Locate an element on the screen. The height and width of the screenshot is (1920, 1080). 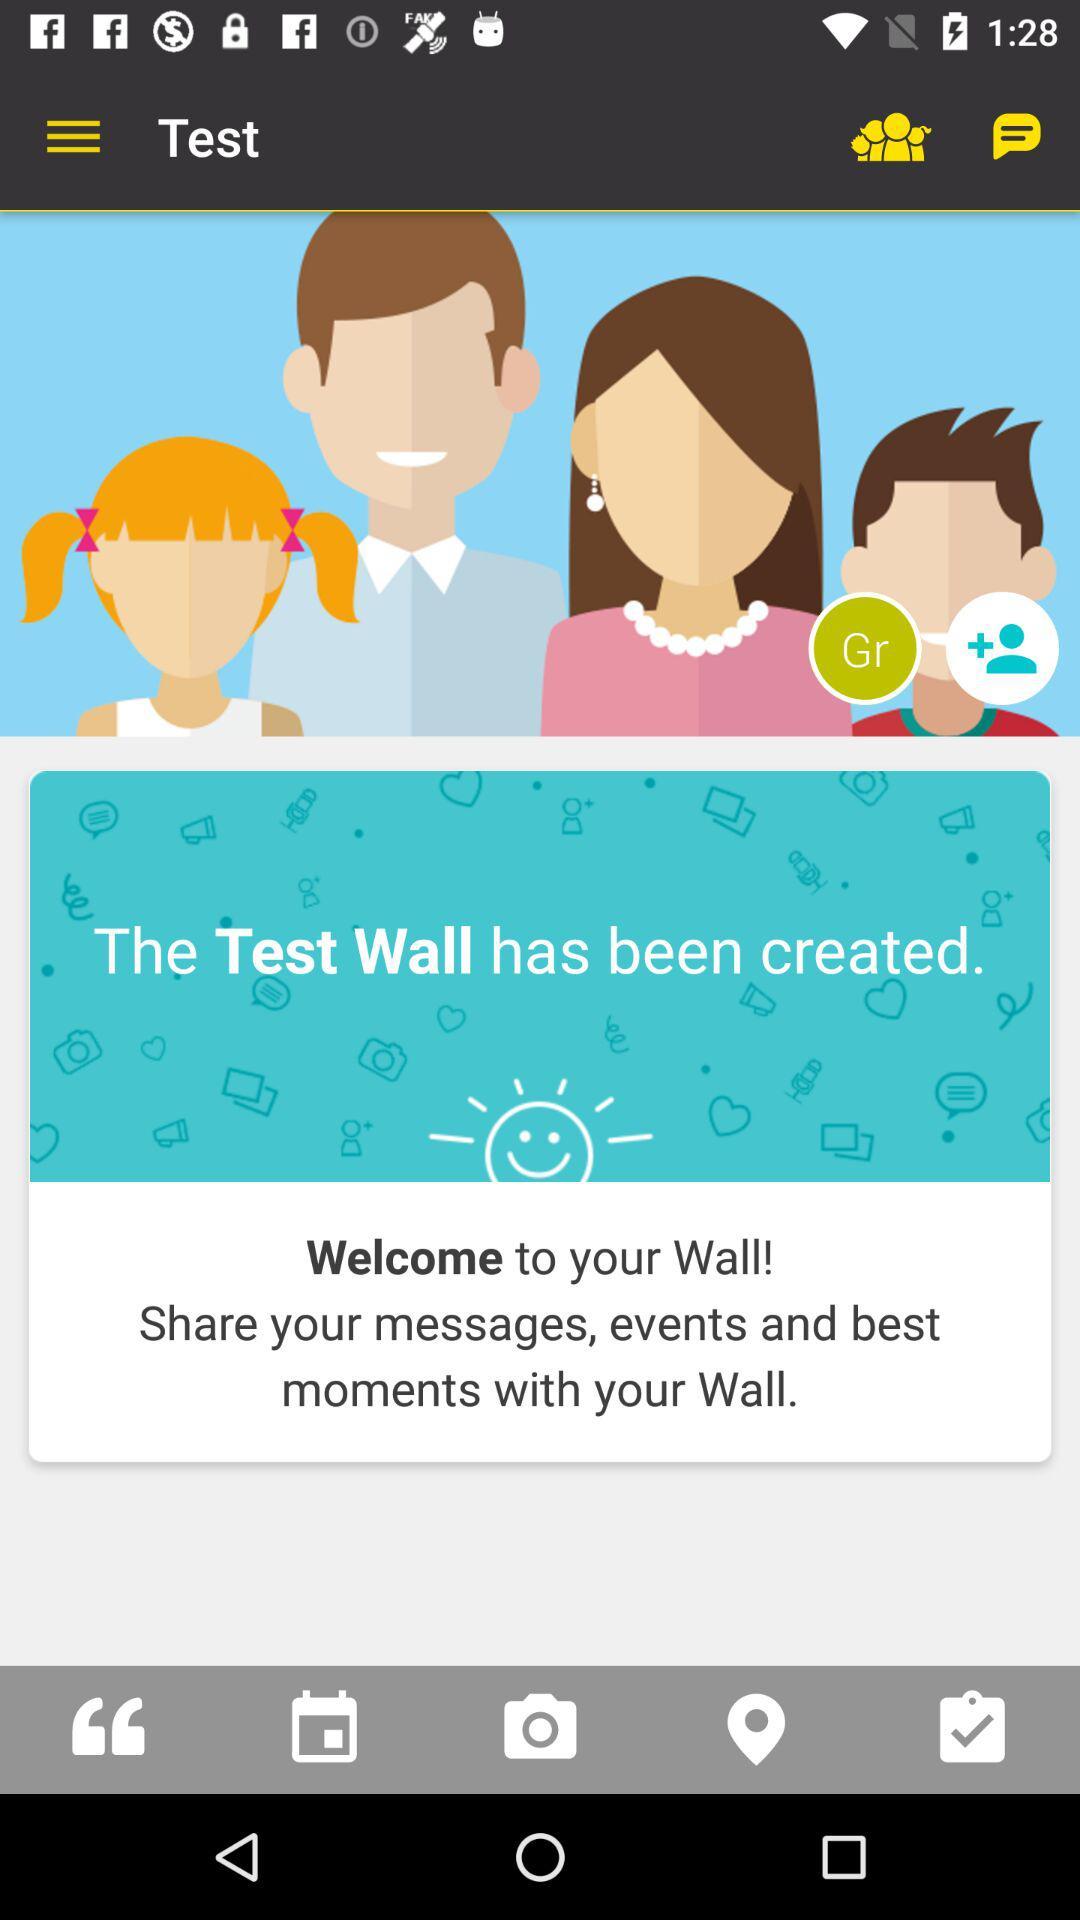
item to the left of test app is located at coordinates (72, 135).